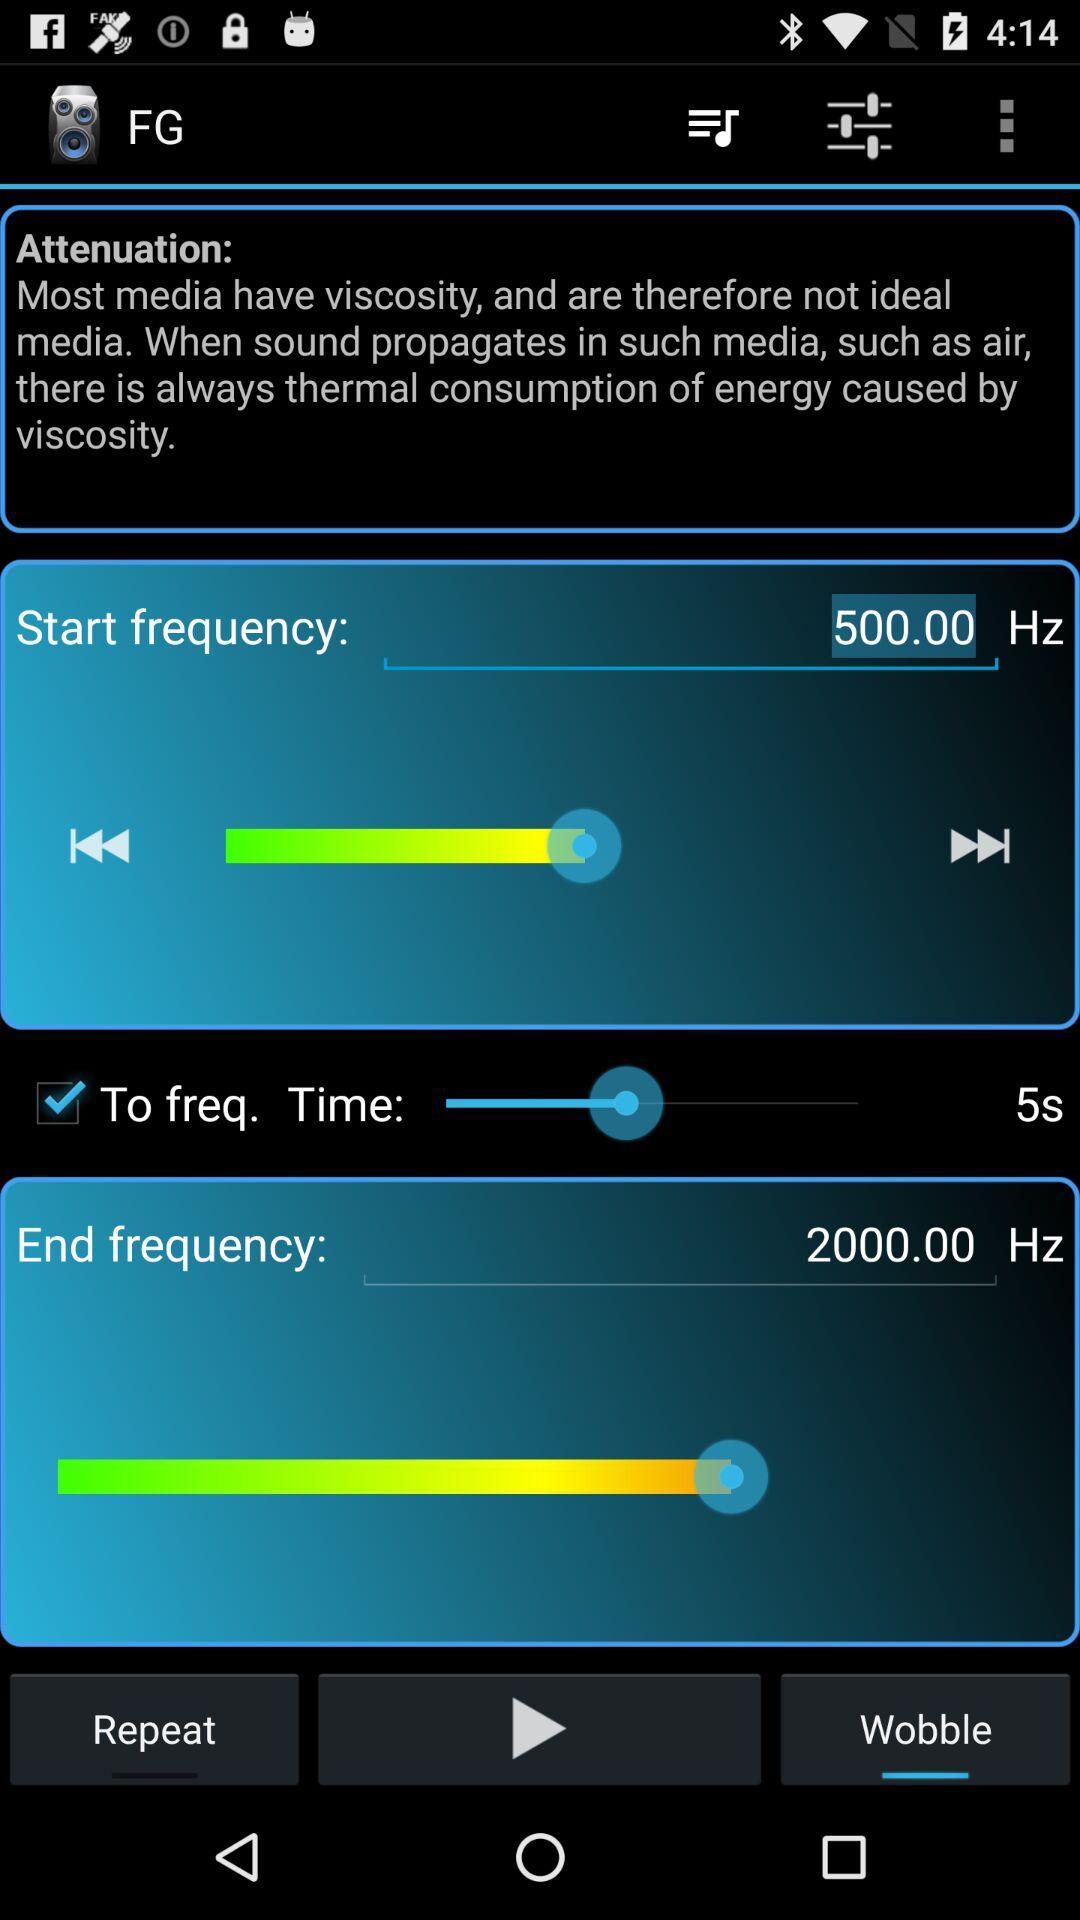  Describe the element at coordinates (99, 904) in the screenshot. I see `the av_rewind icon` at that location.